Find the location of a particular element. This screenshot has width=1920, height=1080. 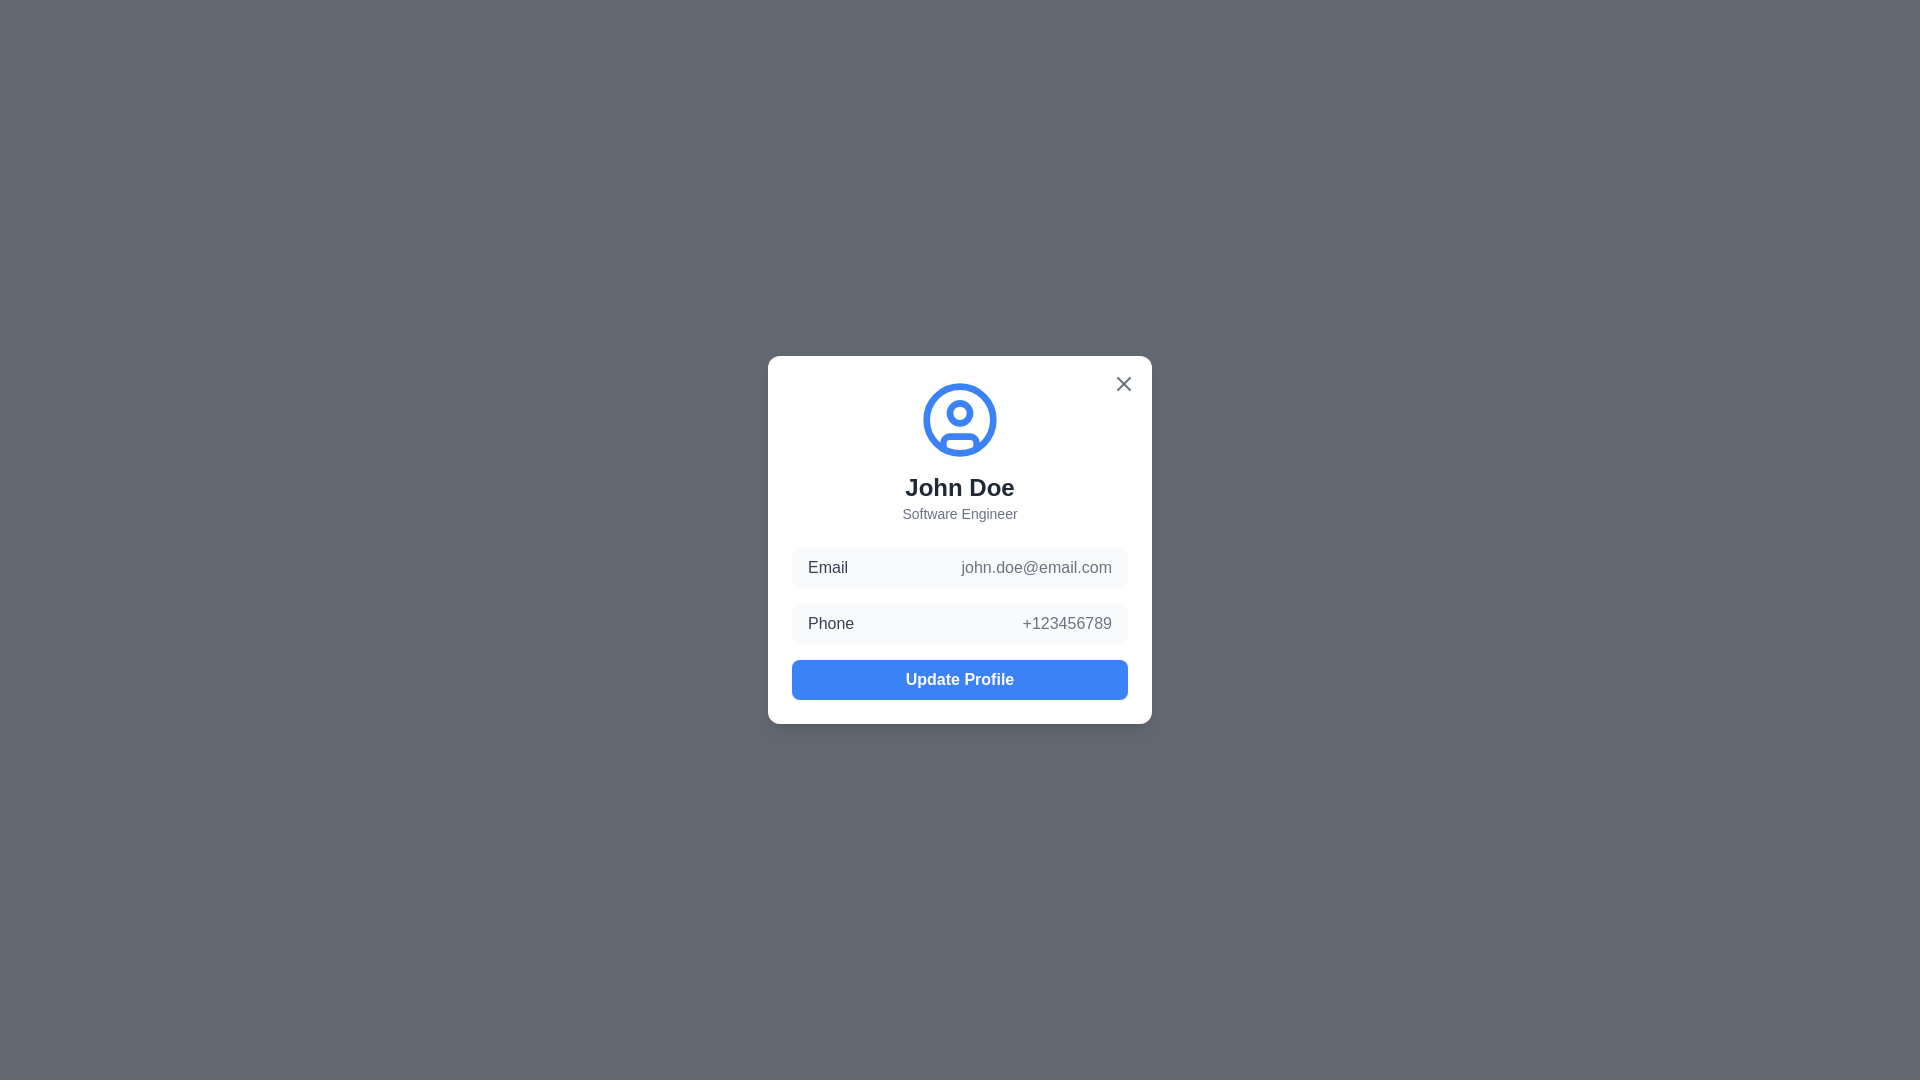

the user avatar icon located at the top of the modal box, which is centrally aligned above the text 'John Doe' and 'Software Engineer' is located at coordinates (960, 419).